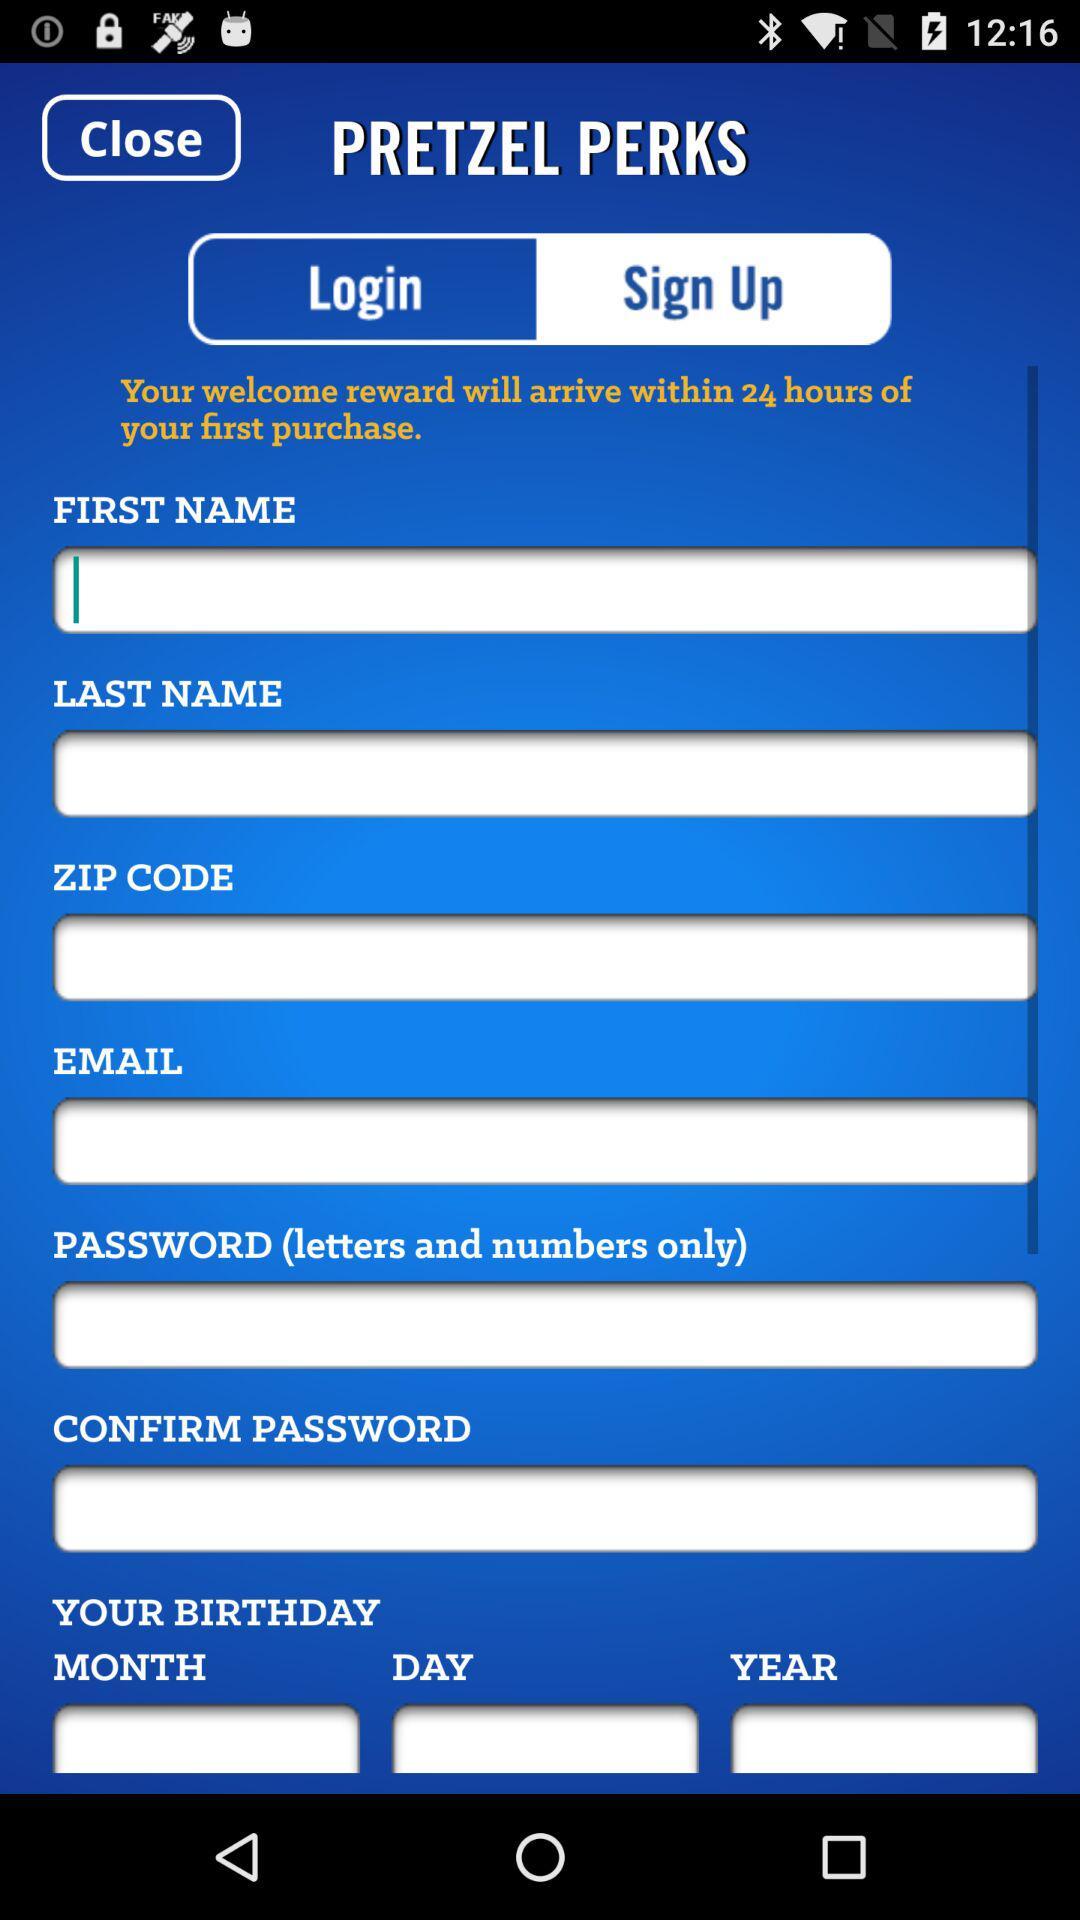  I want to click on login option, so click(364, 288).